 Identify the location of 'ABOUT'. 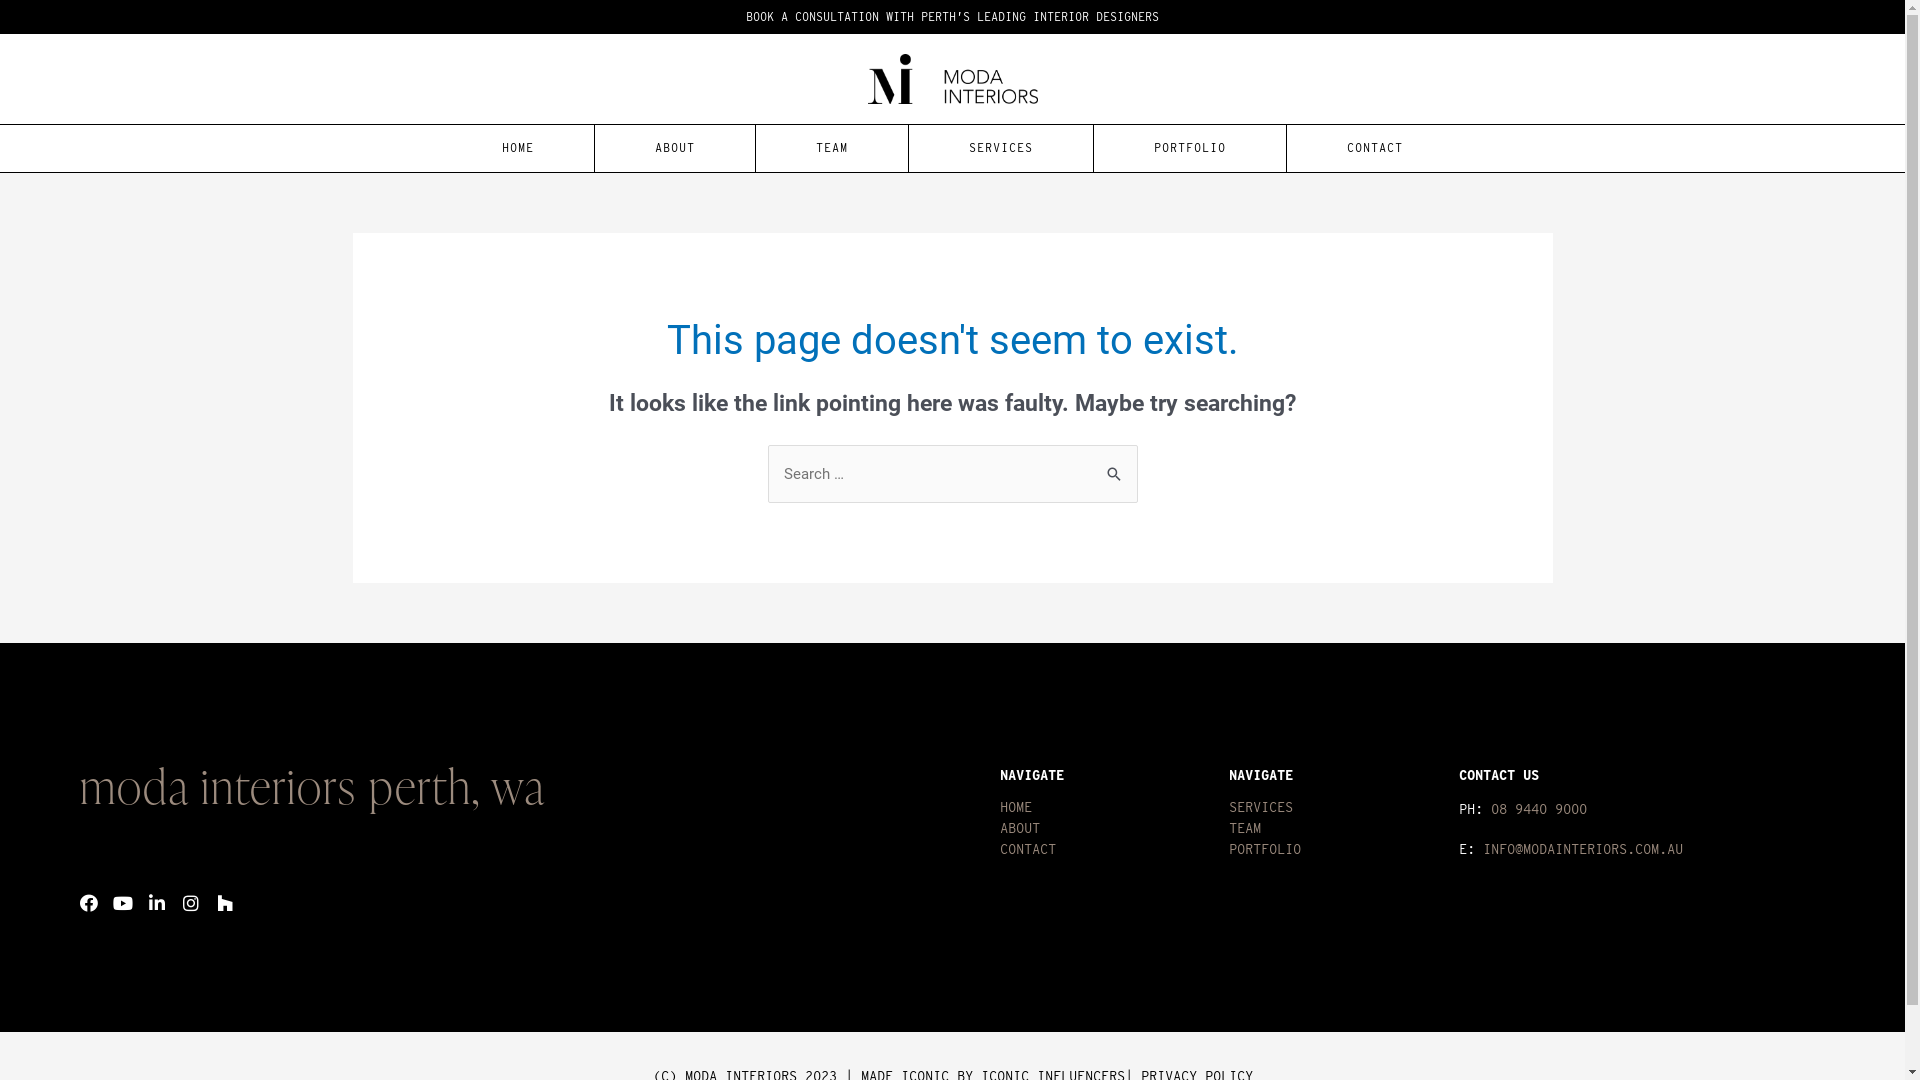
(675, 146).